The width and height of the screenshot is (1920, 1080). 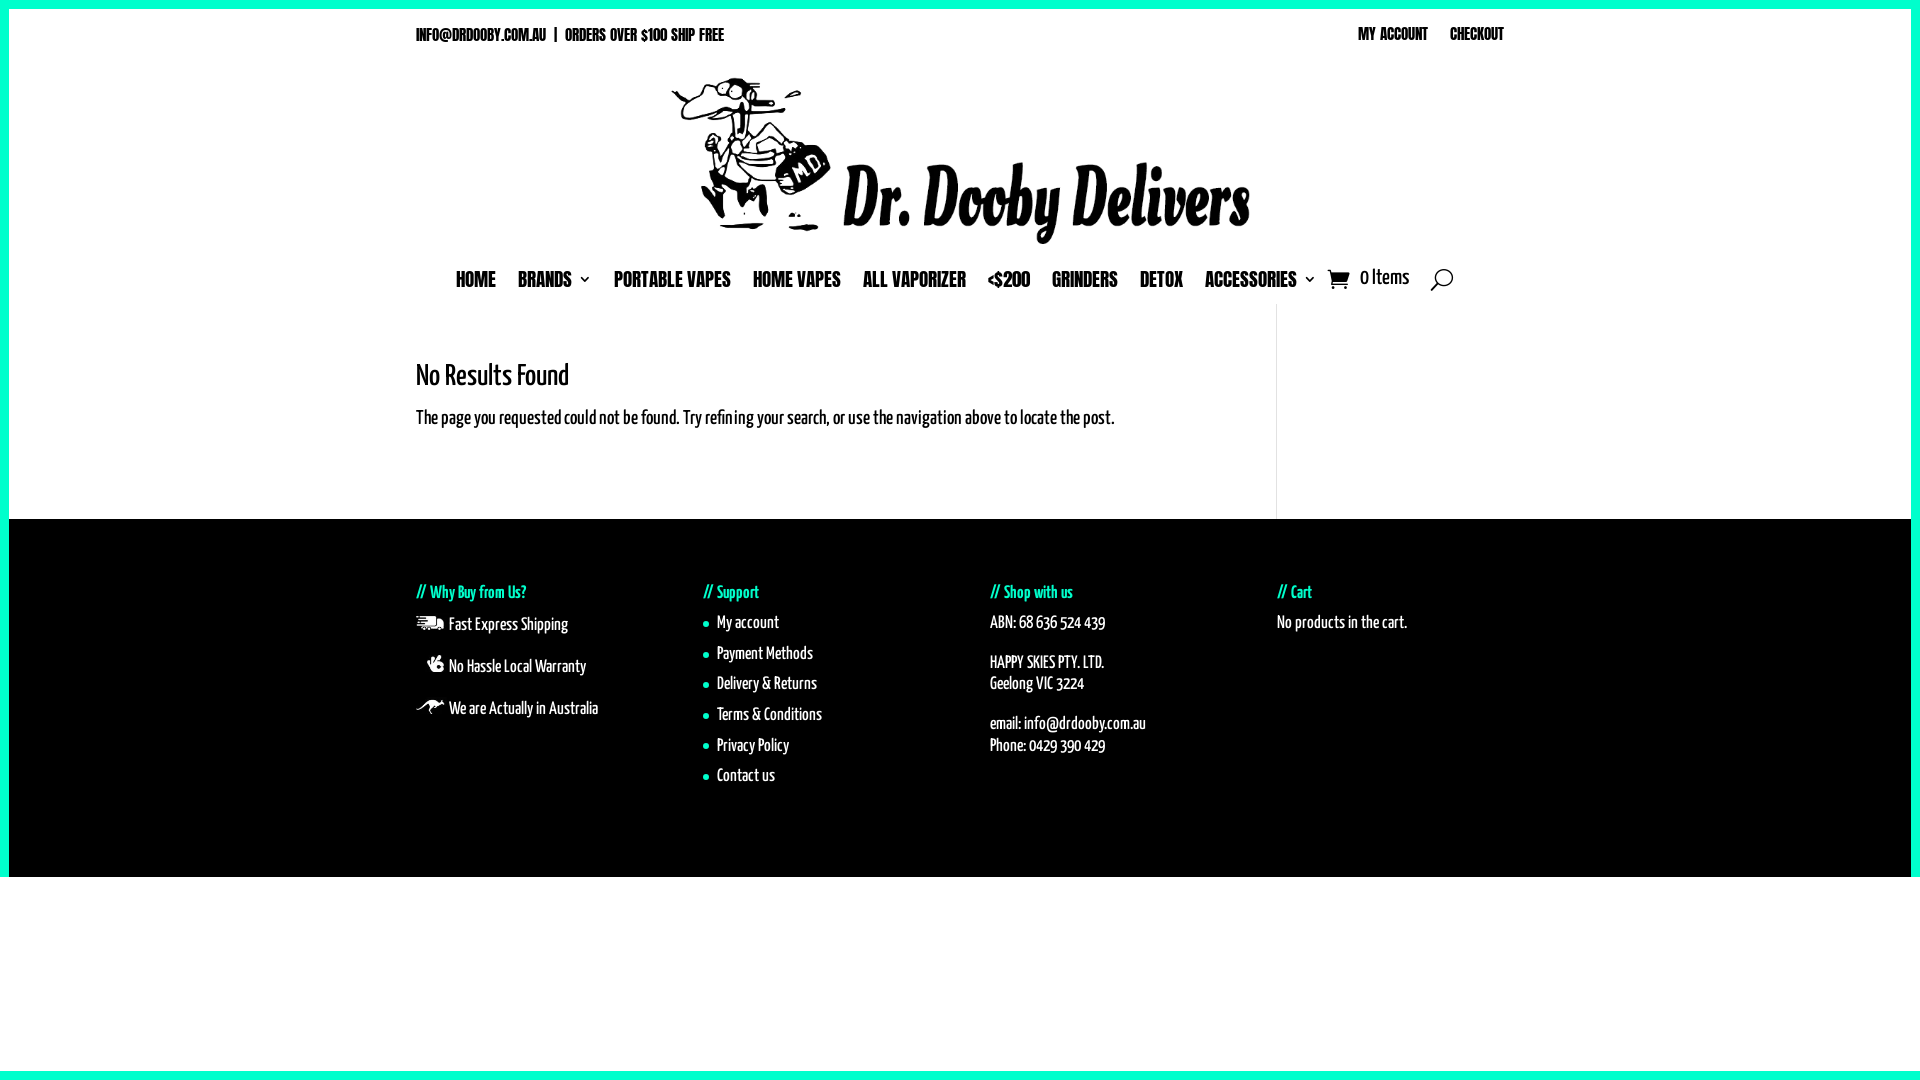 What do you see at coordinates (1260, 282) in the screenshot?
I see `'ACCESSORIES'` at bounding box center [1260, 282].